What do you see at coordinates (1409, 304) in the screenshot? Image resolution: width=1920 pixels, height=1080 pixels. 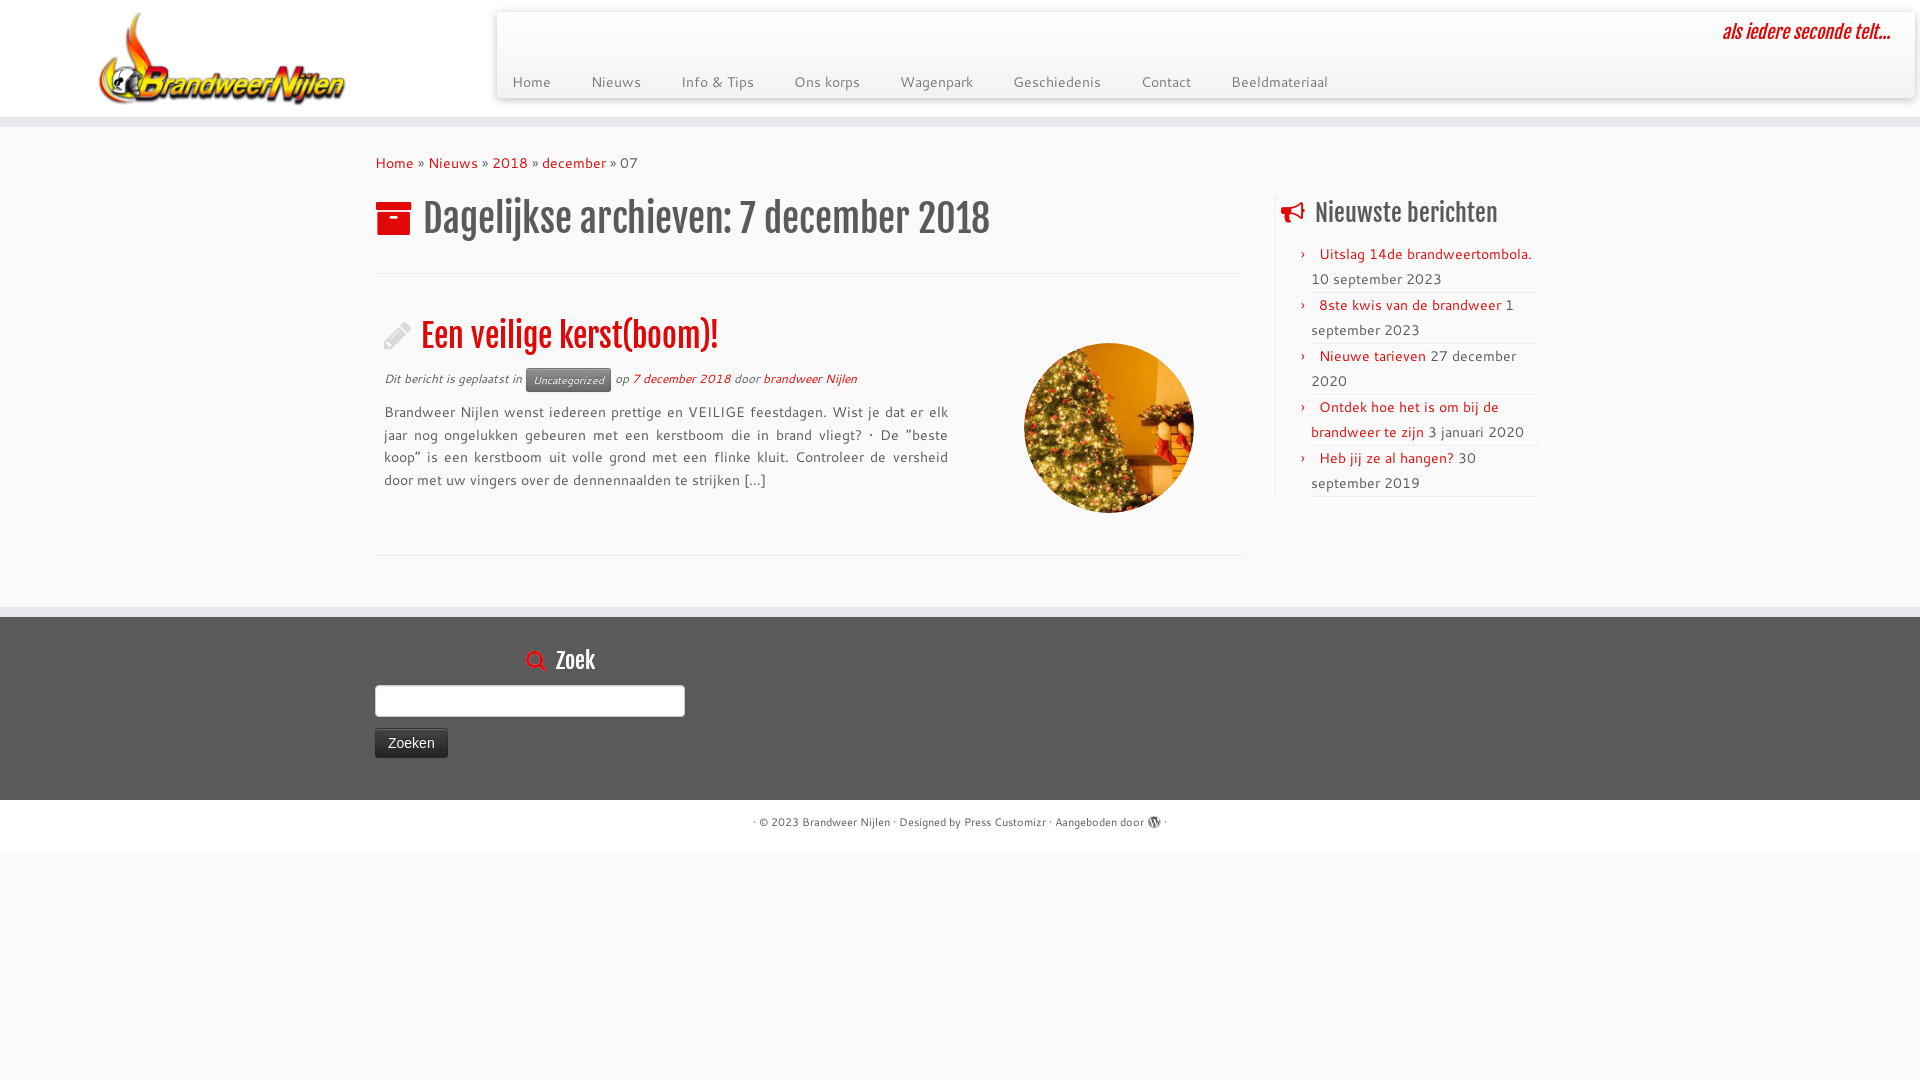 I see `'8ste kwis van de brandweer'` at bounding box center [1409, 304].